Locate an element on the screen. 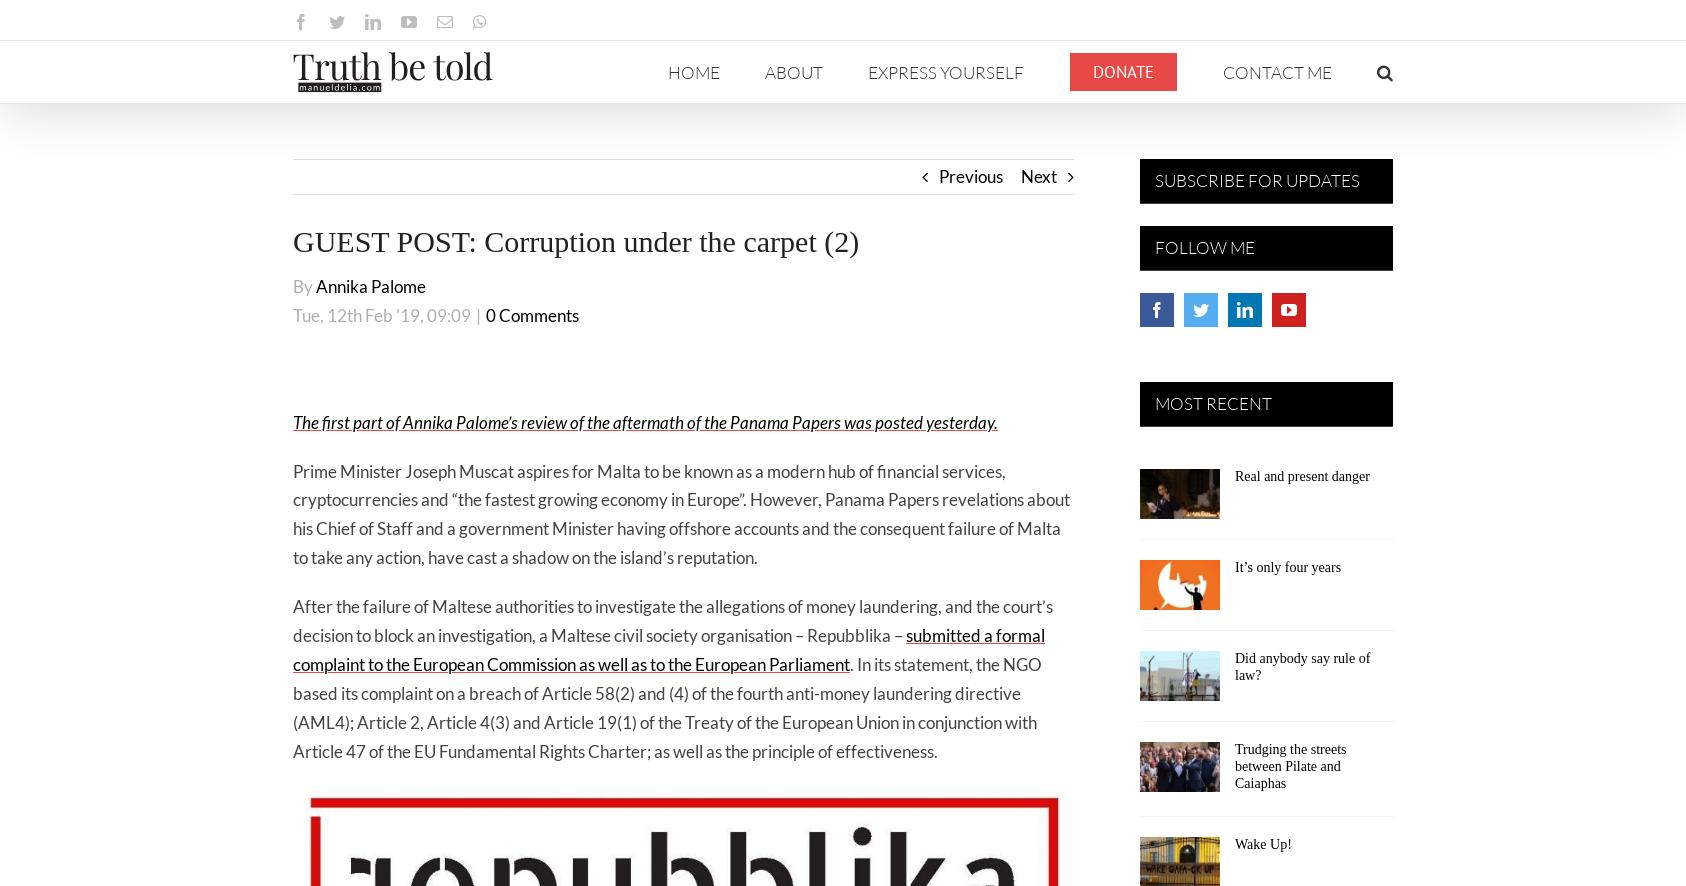  'Wake Up!' is located at coordinates (1261, 842).